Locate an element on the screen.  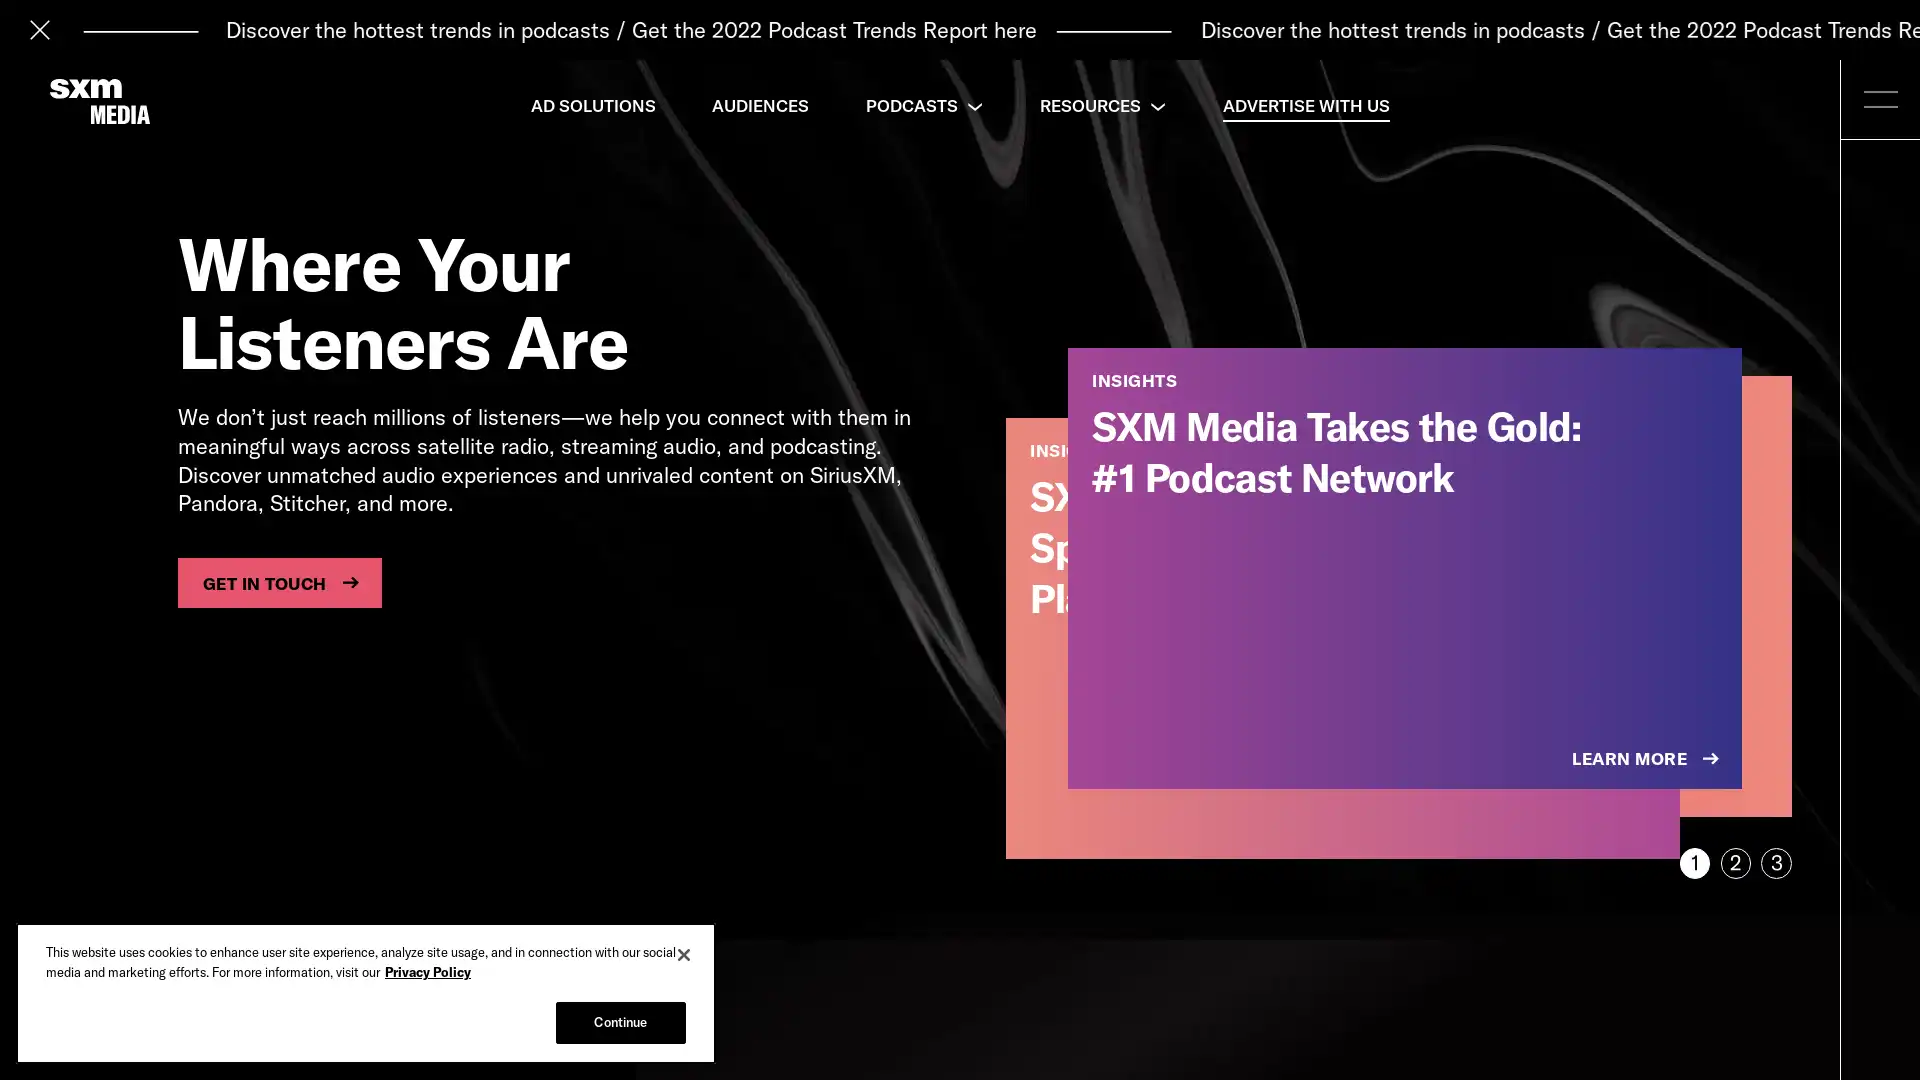
3 is located at coordinates (1776, 862).